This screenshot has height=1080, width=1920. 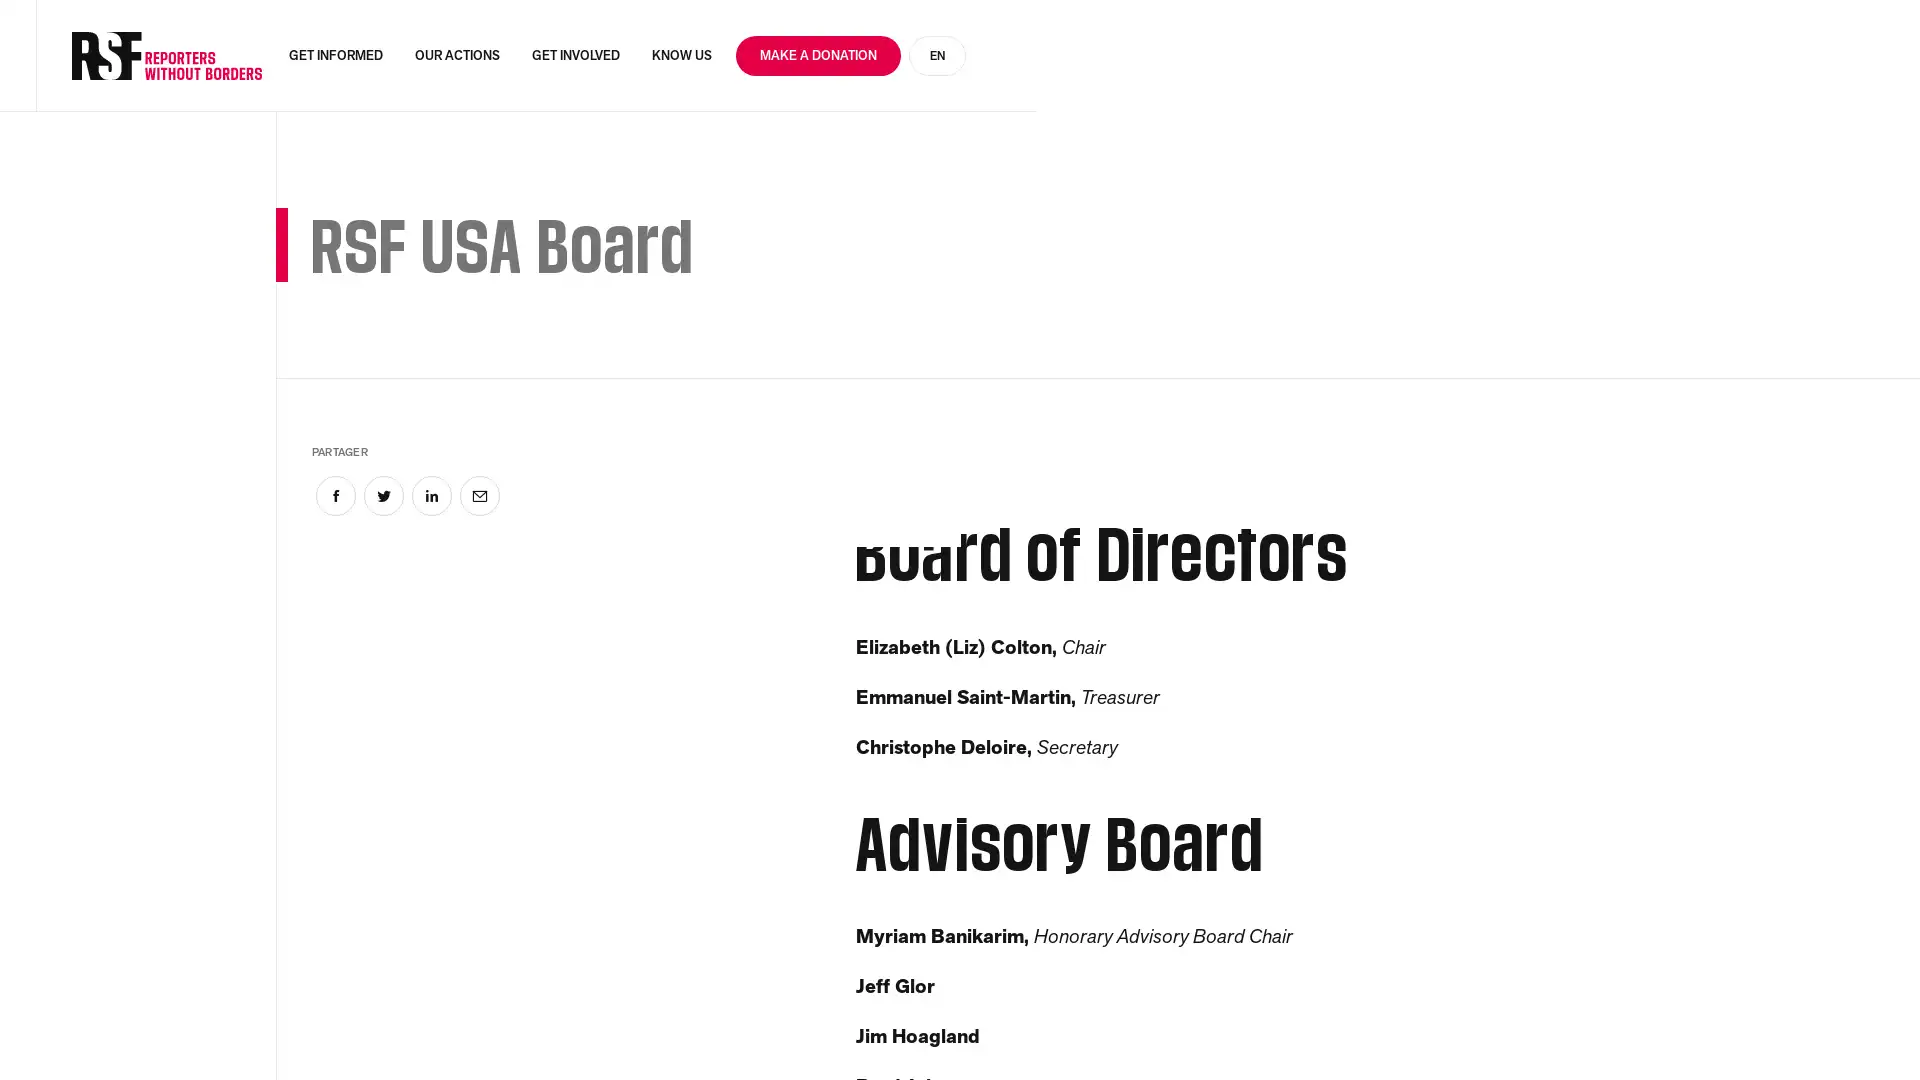 I want to click on Refuse everything, so click(x=1427, y=1028).